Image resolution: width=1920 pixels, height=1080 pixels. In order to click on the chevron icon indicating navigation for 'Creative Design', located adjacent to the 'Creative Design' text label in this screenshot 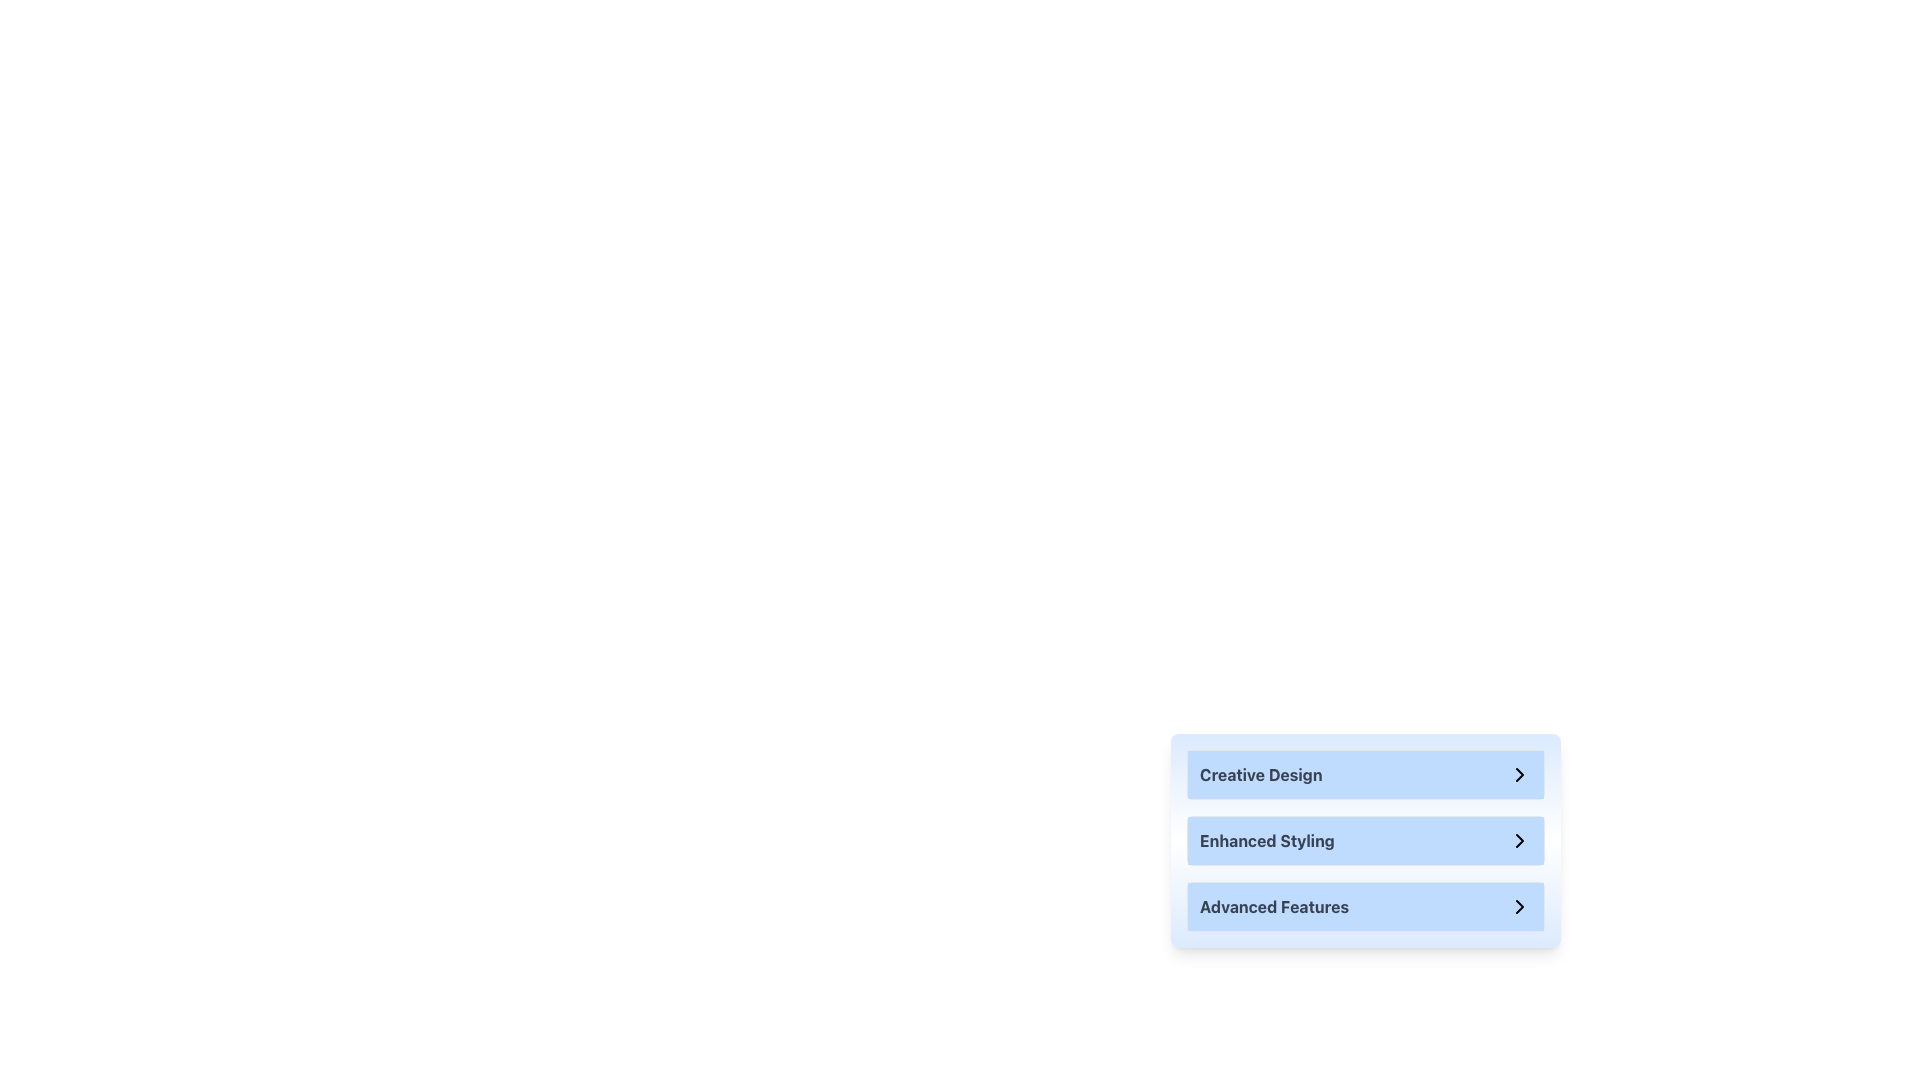, I will do `click(1520, 774)`.